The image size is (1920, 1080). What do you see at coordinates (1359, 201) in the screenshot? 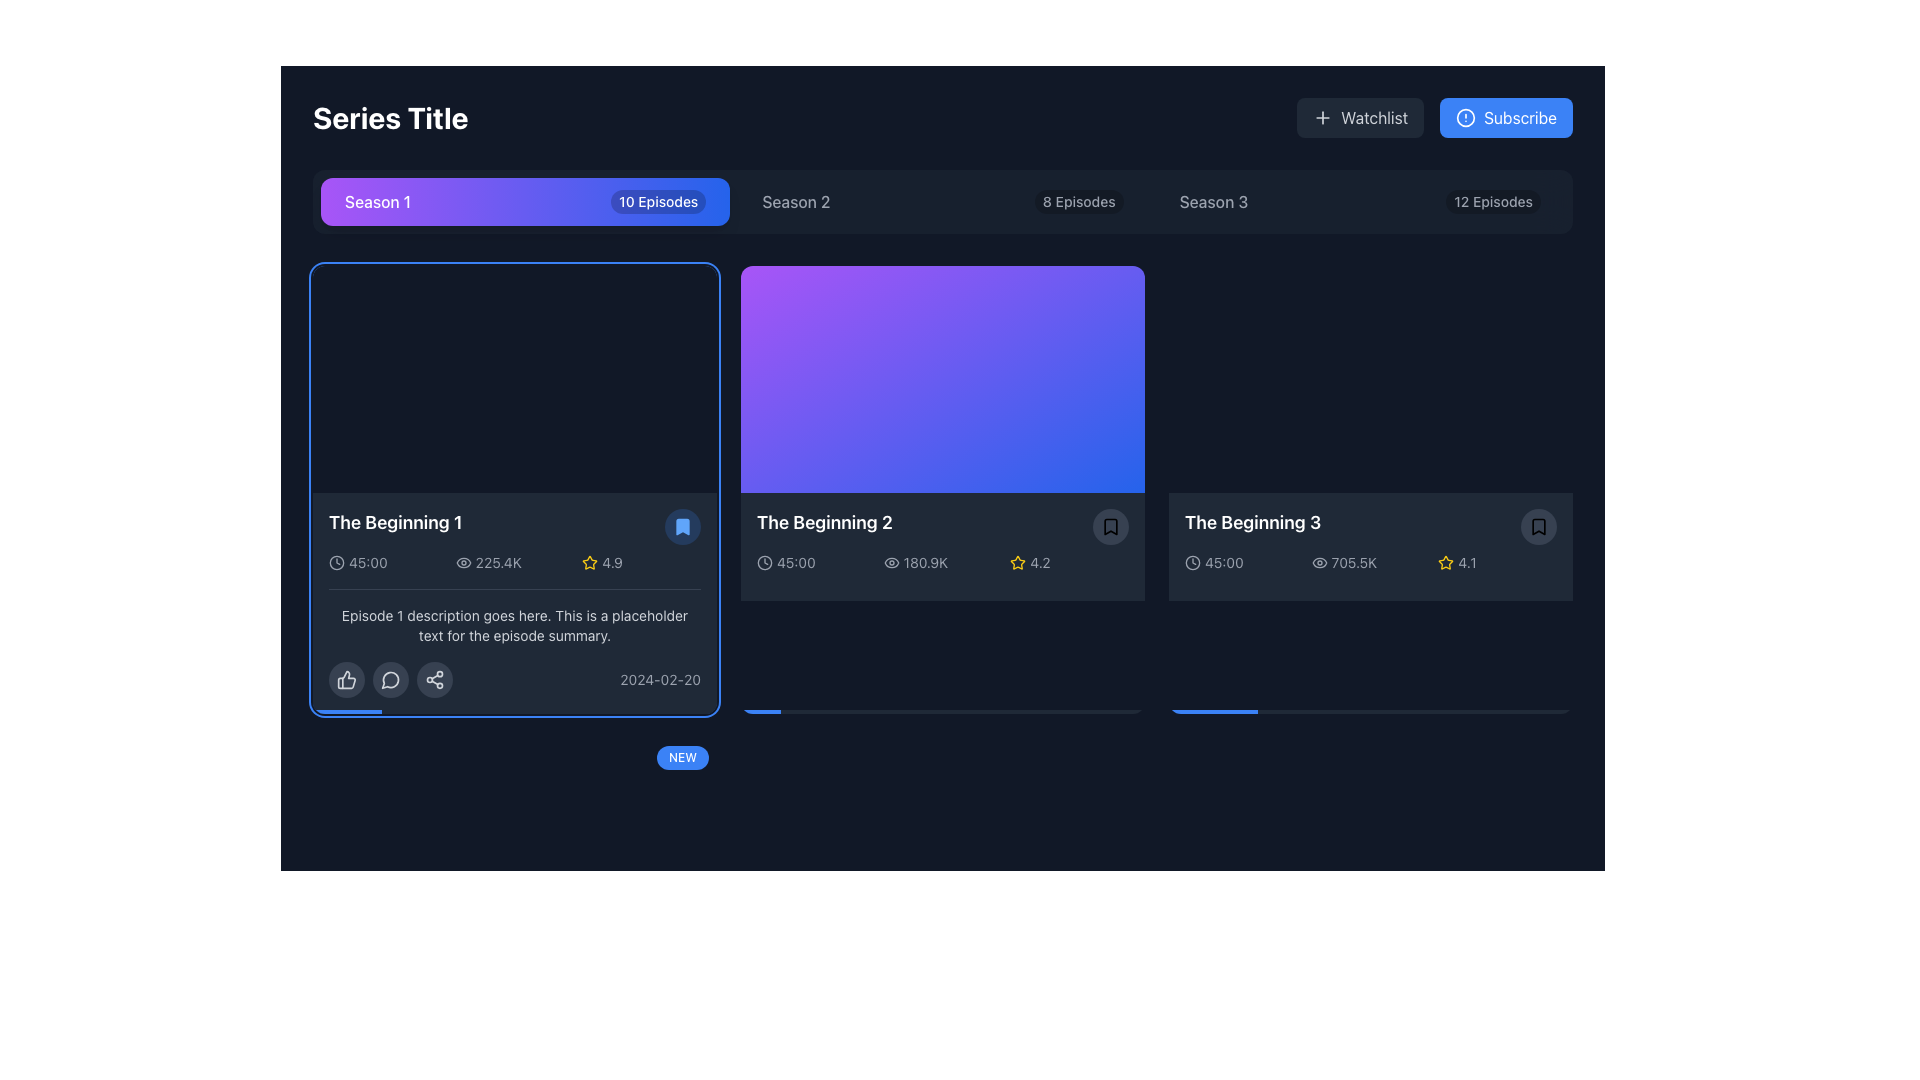
I see `the 'Season 3' button, which displays '12 Episodes' on the right, located among a group of buttons for different seasons` at bounding box center [1359, 201].